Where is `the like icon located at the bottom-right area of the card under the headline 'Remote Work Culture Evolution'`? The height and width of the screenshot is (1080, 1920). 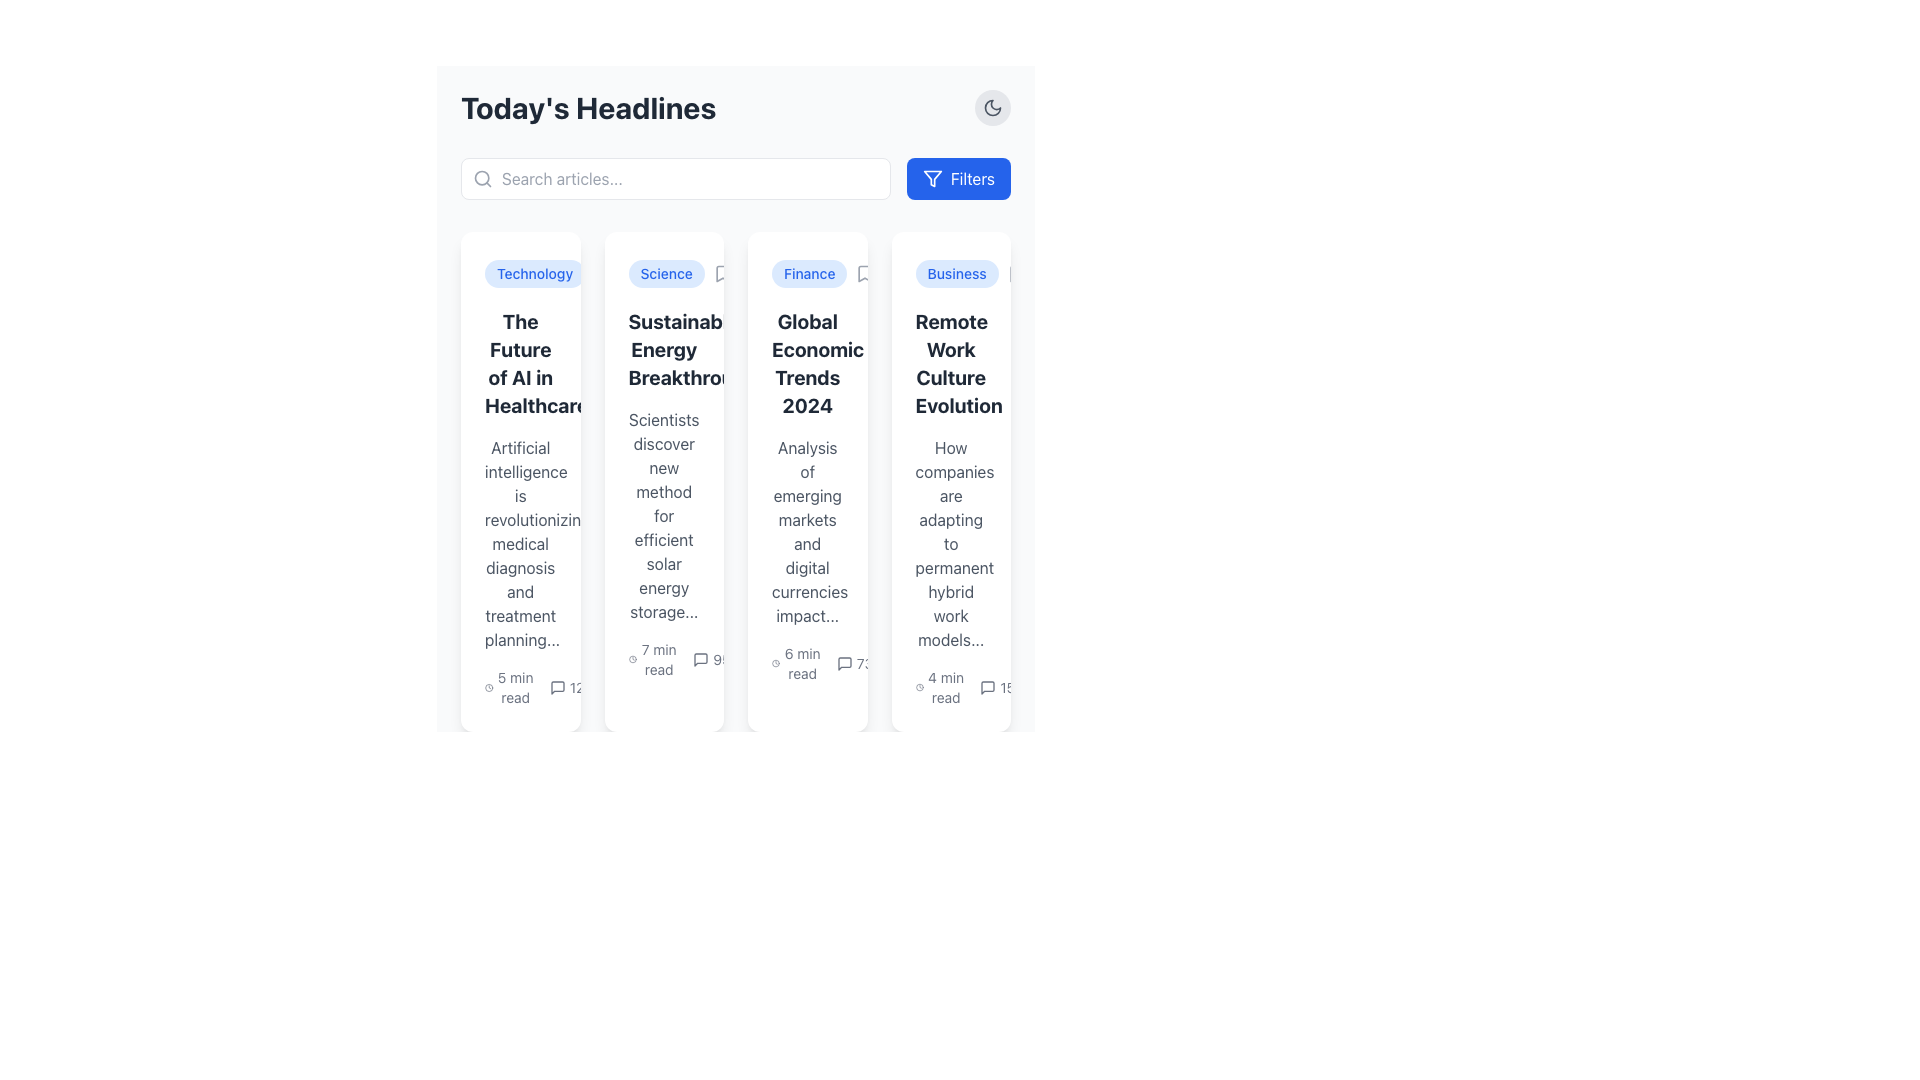 the like icon located at the bottom-right area of the card under the headline 'Remote Work Culture Evolution' is located at coordinates (941, 663).